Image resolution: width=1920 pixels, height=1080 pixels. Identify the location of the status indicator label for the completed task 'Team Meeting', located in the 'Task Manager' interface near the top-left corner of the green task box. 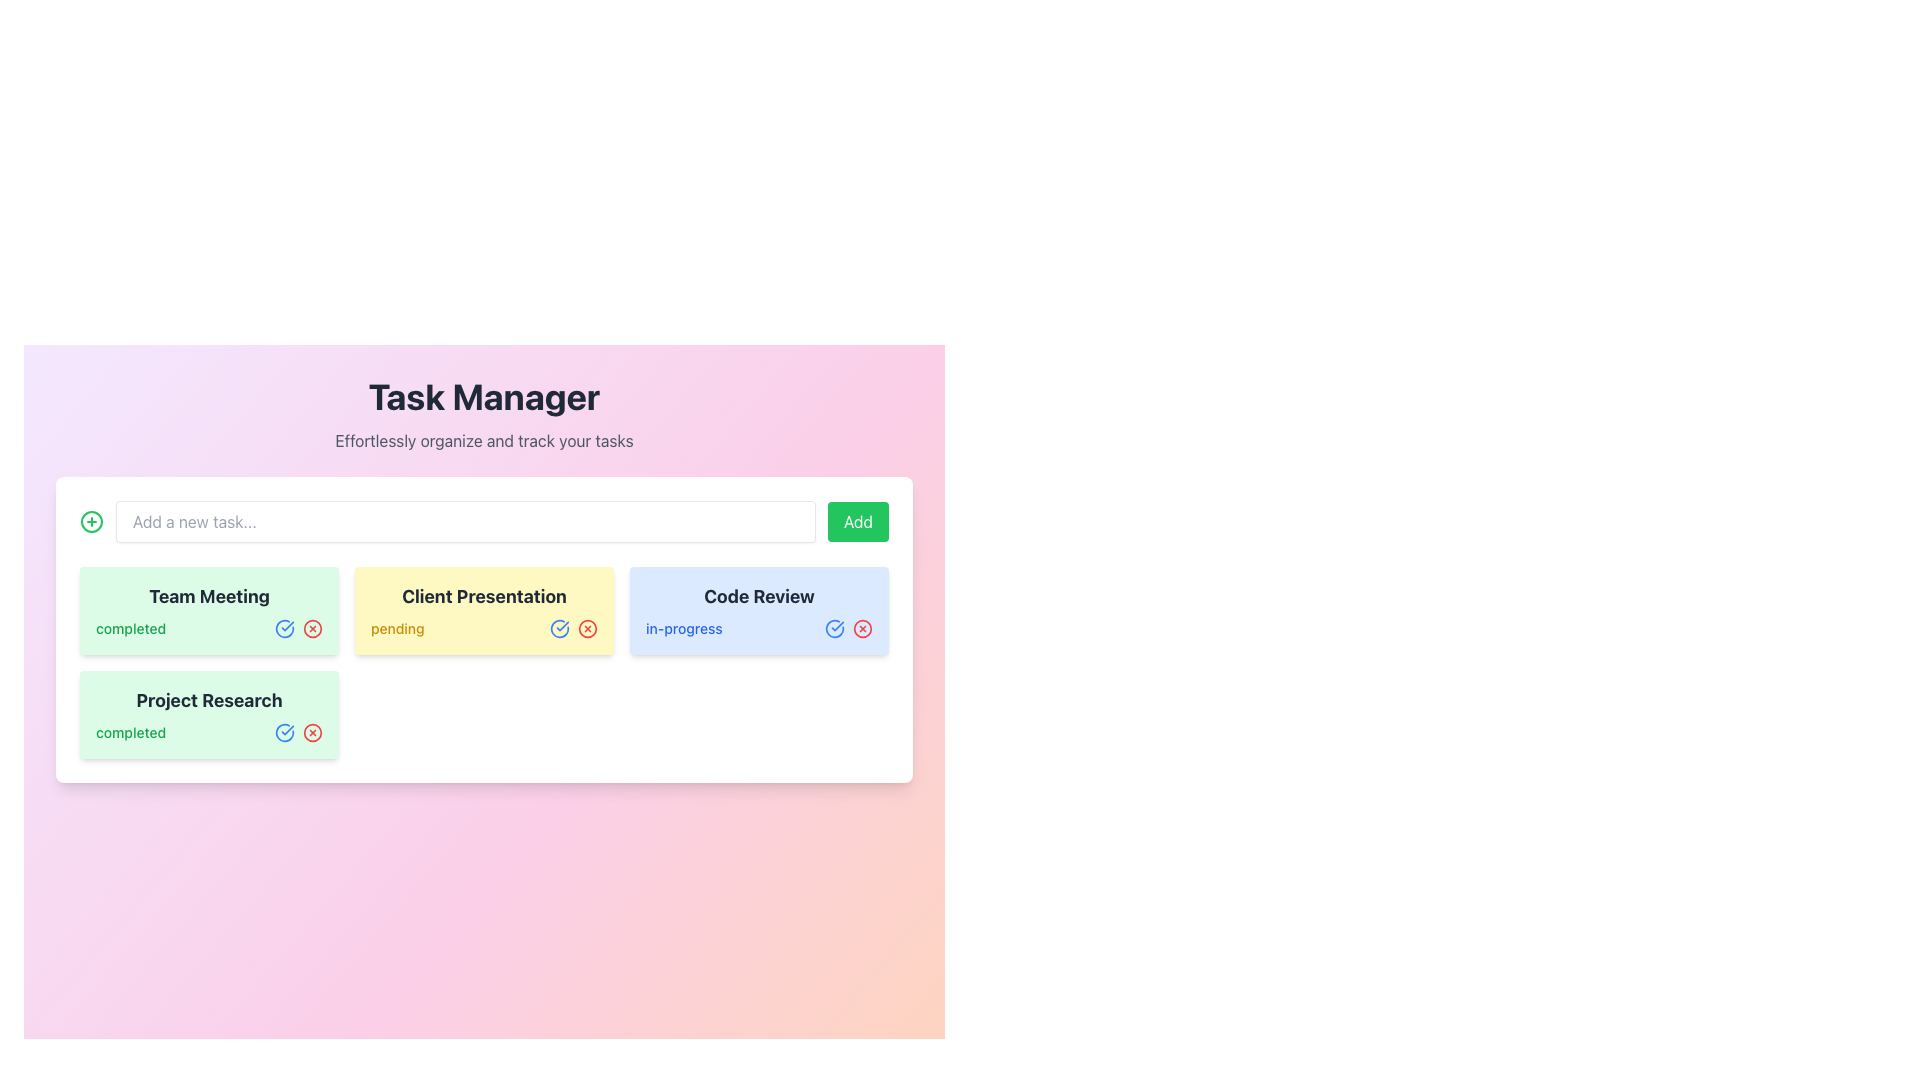
(130, 627).